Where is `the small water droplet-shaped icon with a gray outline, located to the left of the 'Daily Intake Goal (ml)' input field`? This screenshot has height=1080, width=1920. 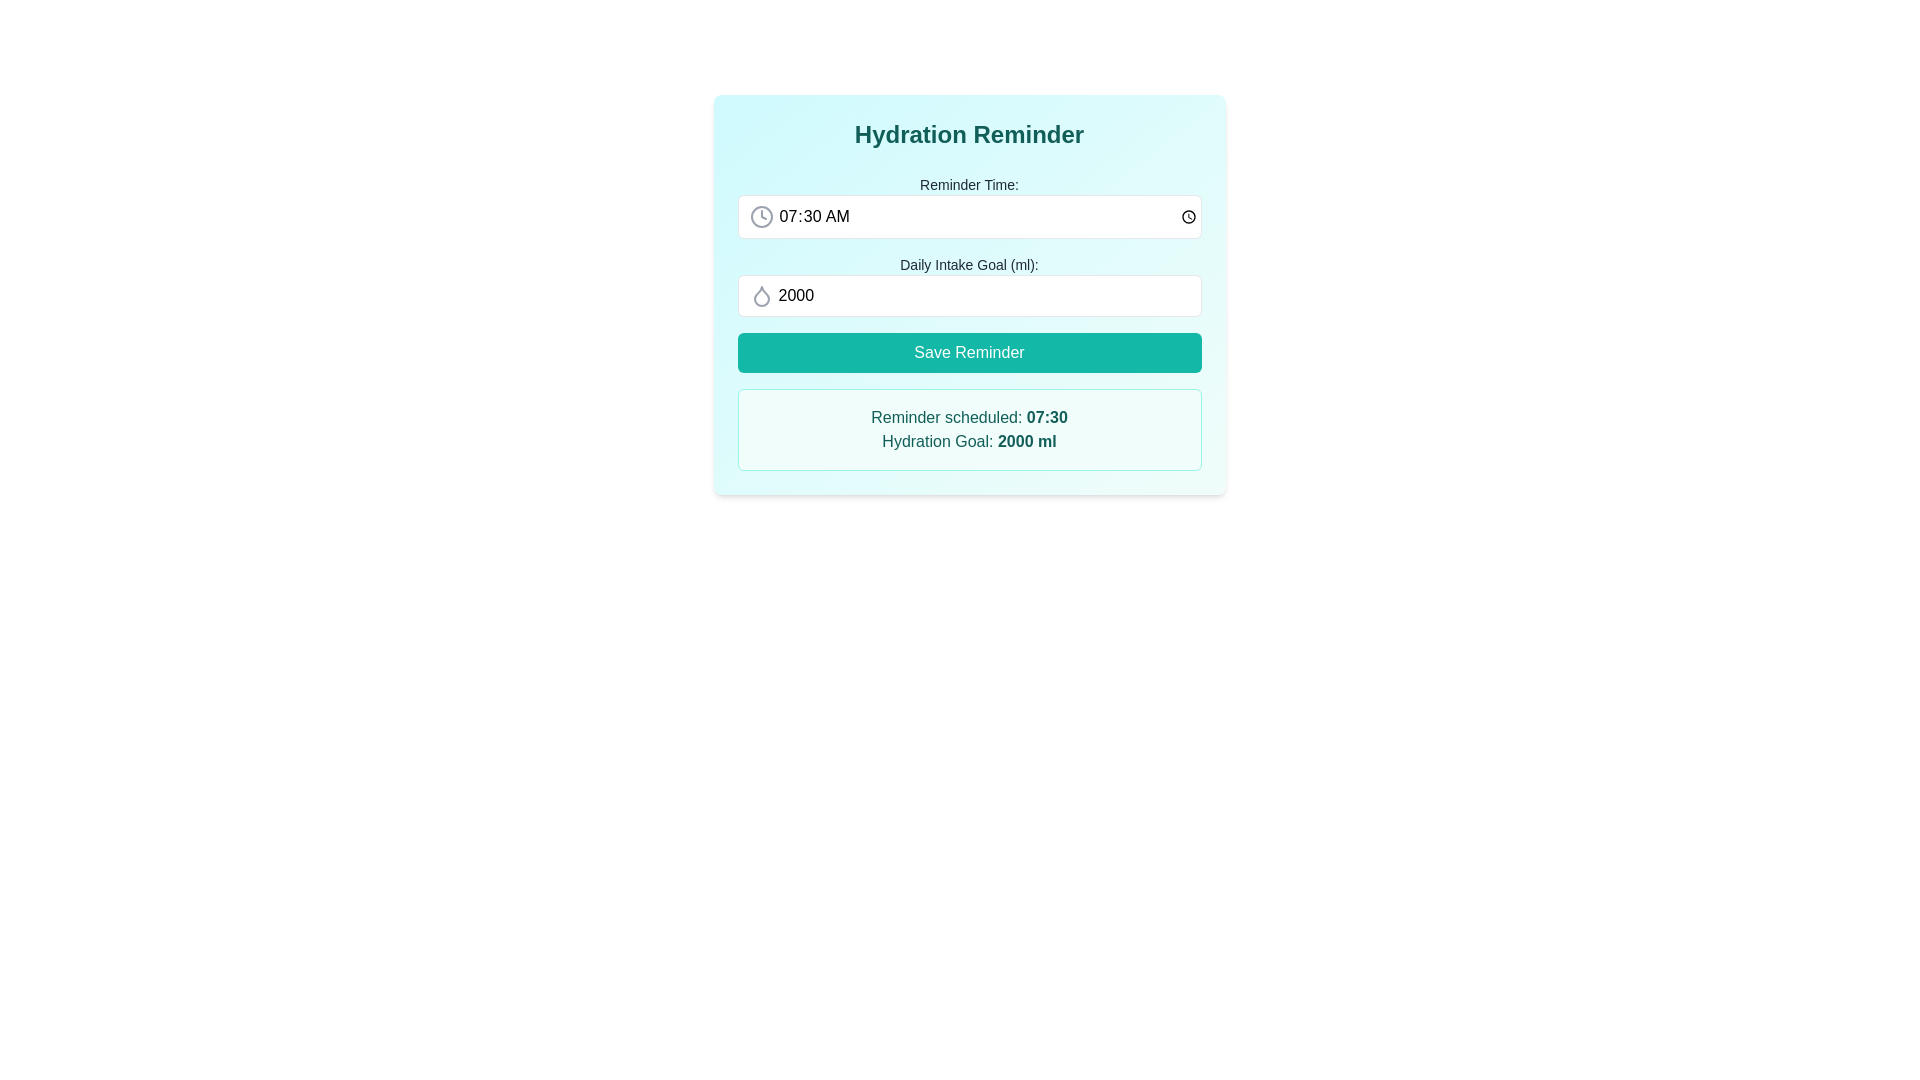 the small water droplet-shaped icon with a gray outline, located to the left of the 'Daily Intake Goal (ml)' input field is located at coordinates (760, 296).